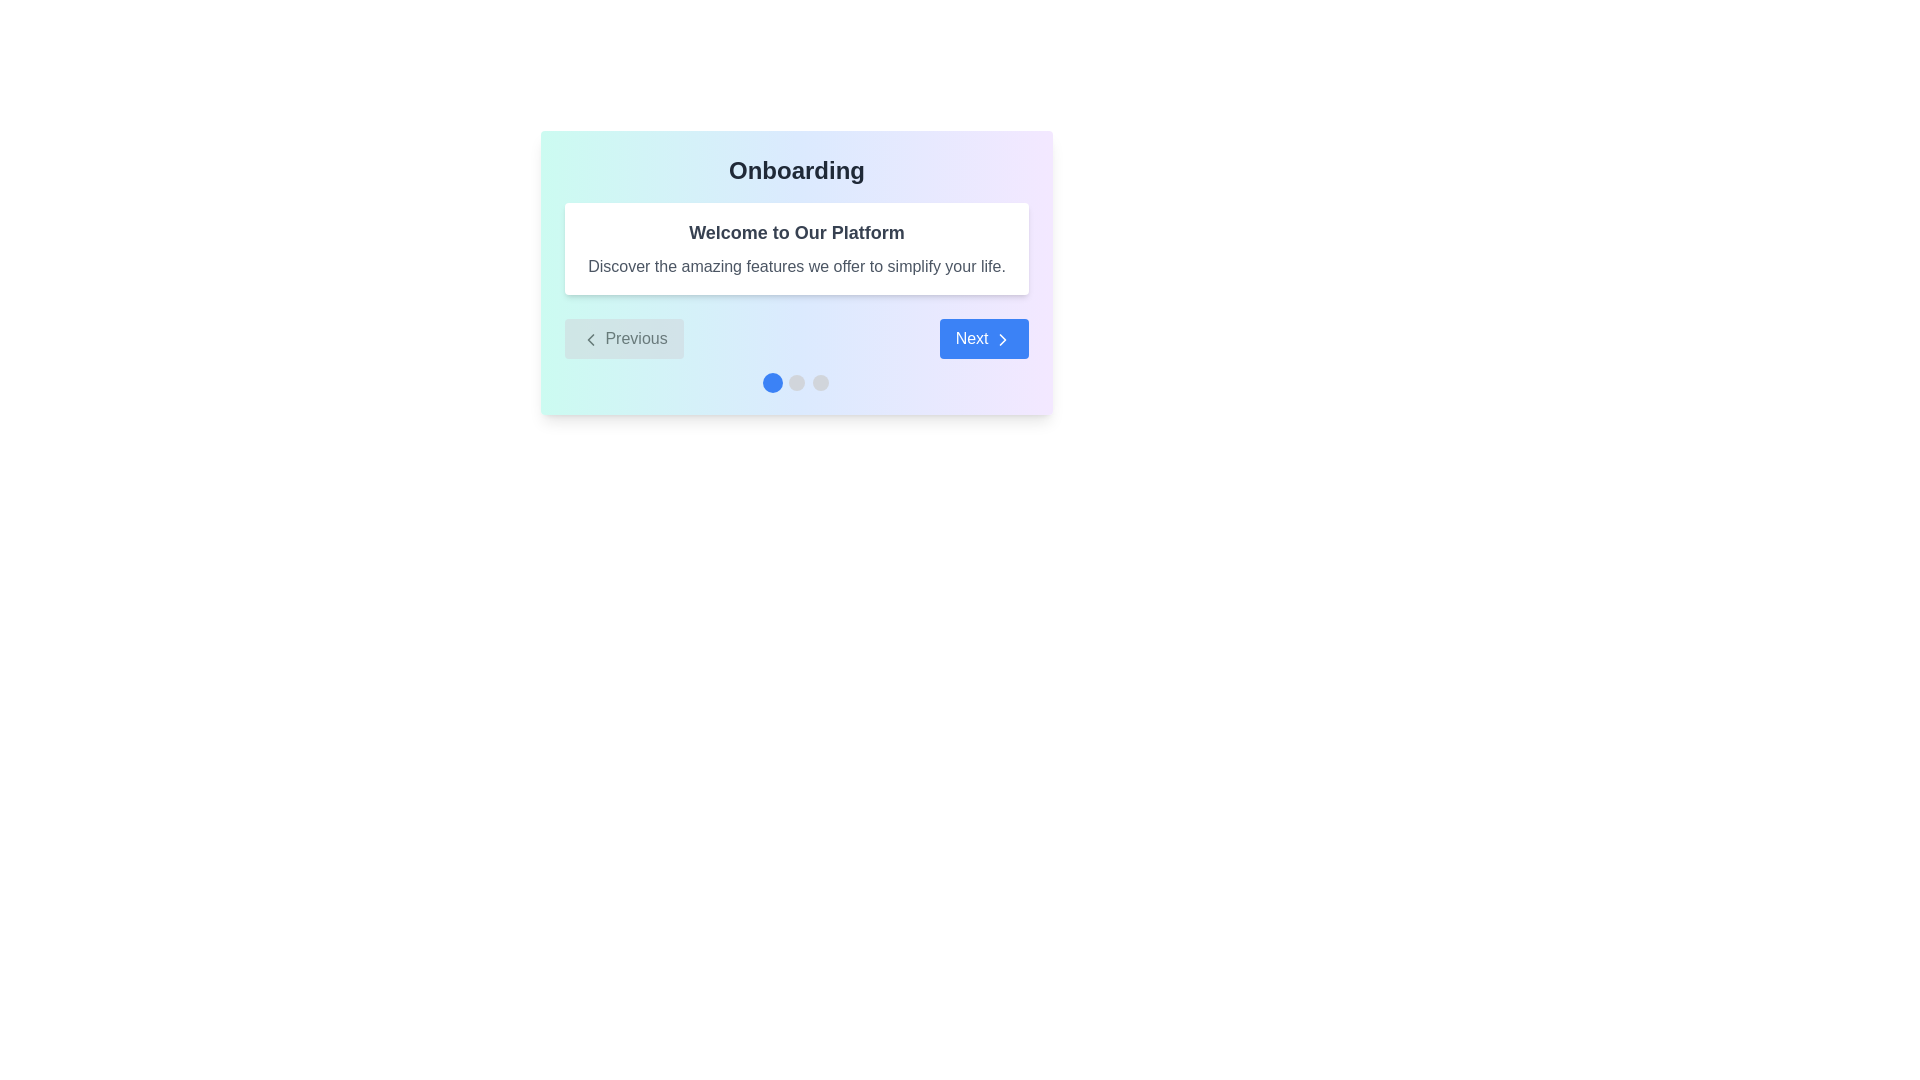 Image resolution: width=1920 pixels, height=1080 pixels. What do you see at coordinates (795, 382) in the screenshot?
I see `the second gray circular indicator element, which is positioned below the main text content and is flanked by a blue circular shape on the left and another gray circular shape on the right` at bounding box center [795, 382].